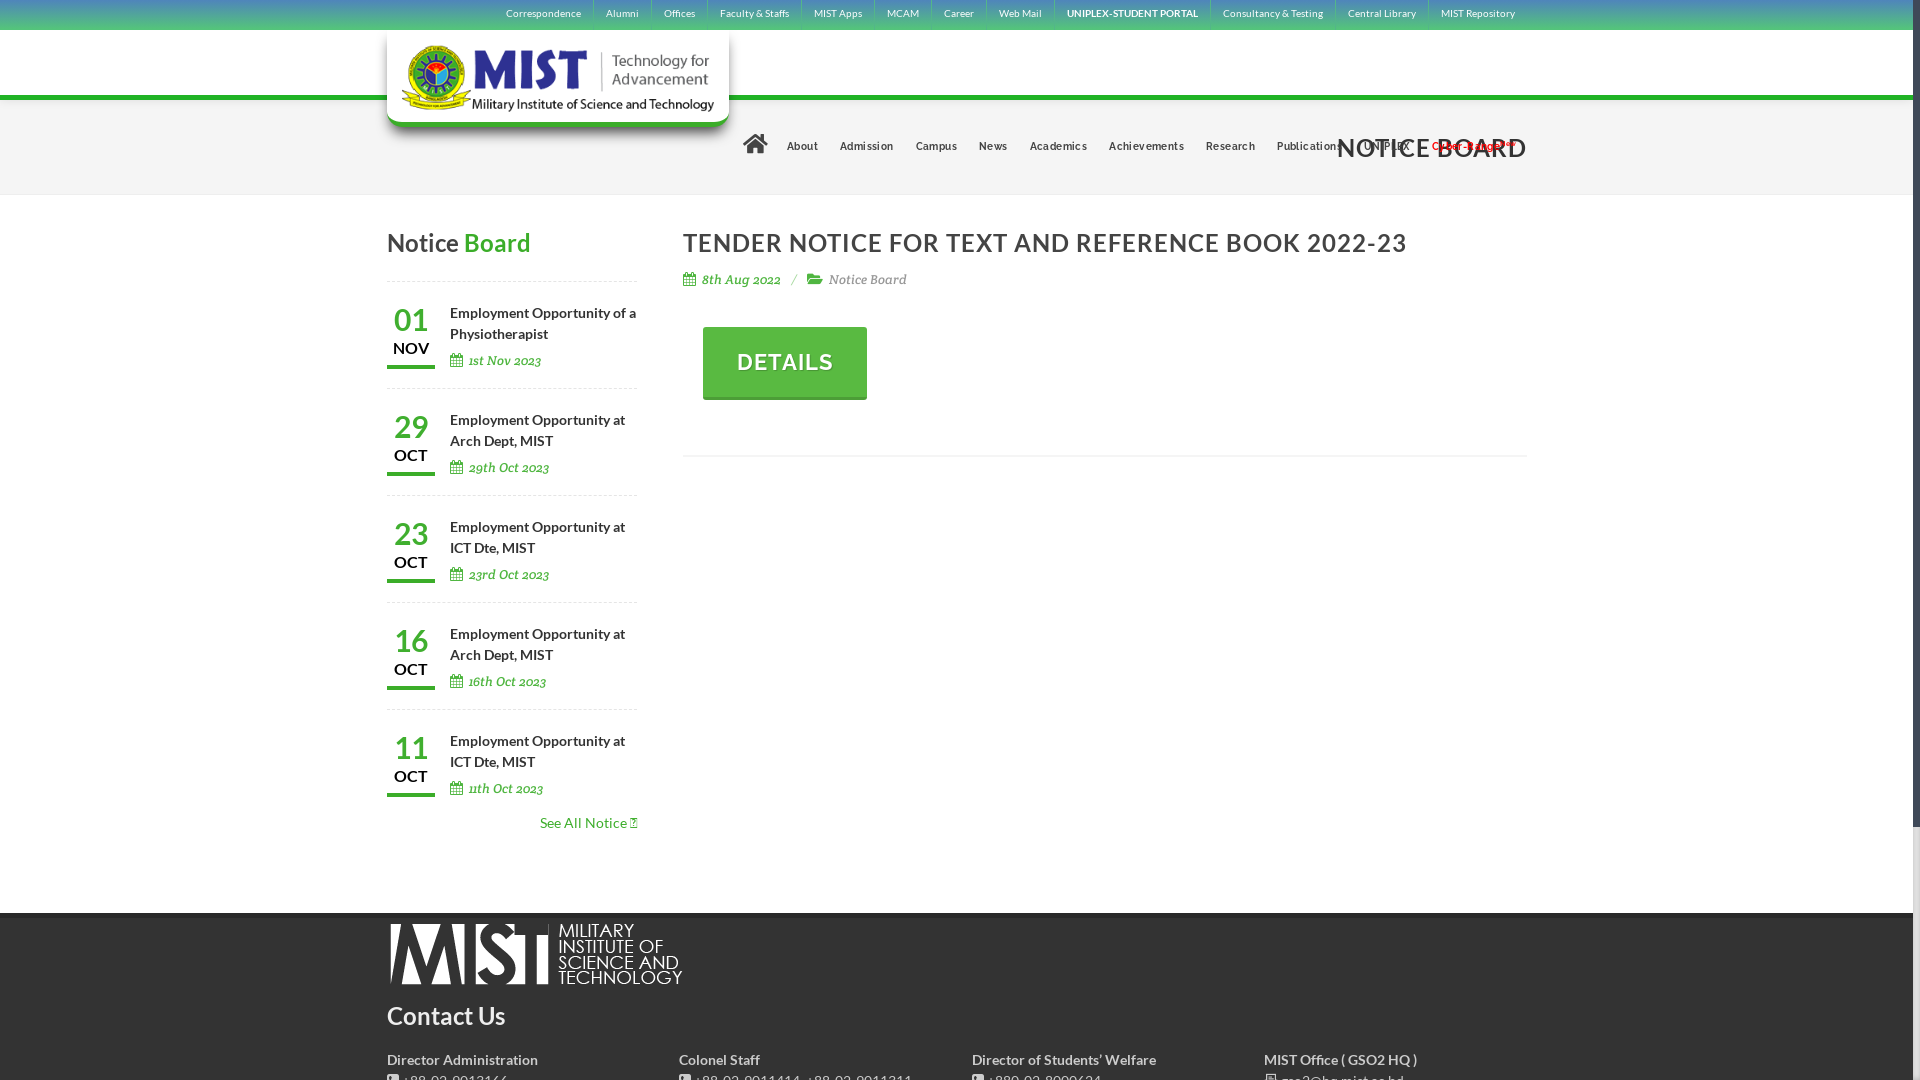 The width and height of the screenshot is (1920, 1080). I want to click on 'Employment Opportunity of a Physiotherapist', so click(542, 322).